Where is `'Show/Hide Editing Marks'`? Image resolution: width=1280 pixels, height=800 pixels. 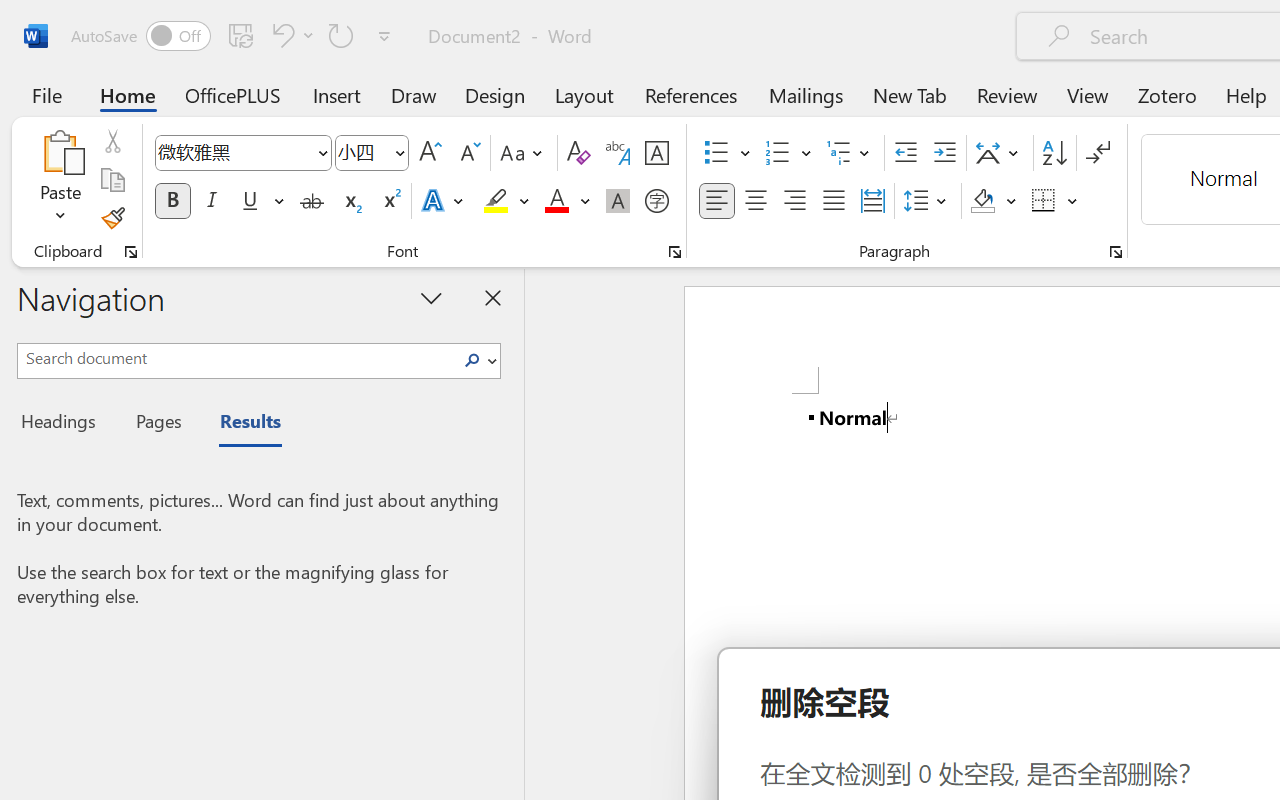
'Show/Hide Editing Marks' is located at coordinates (1097, 153).